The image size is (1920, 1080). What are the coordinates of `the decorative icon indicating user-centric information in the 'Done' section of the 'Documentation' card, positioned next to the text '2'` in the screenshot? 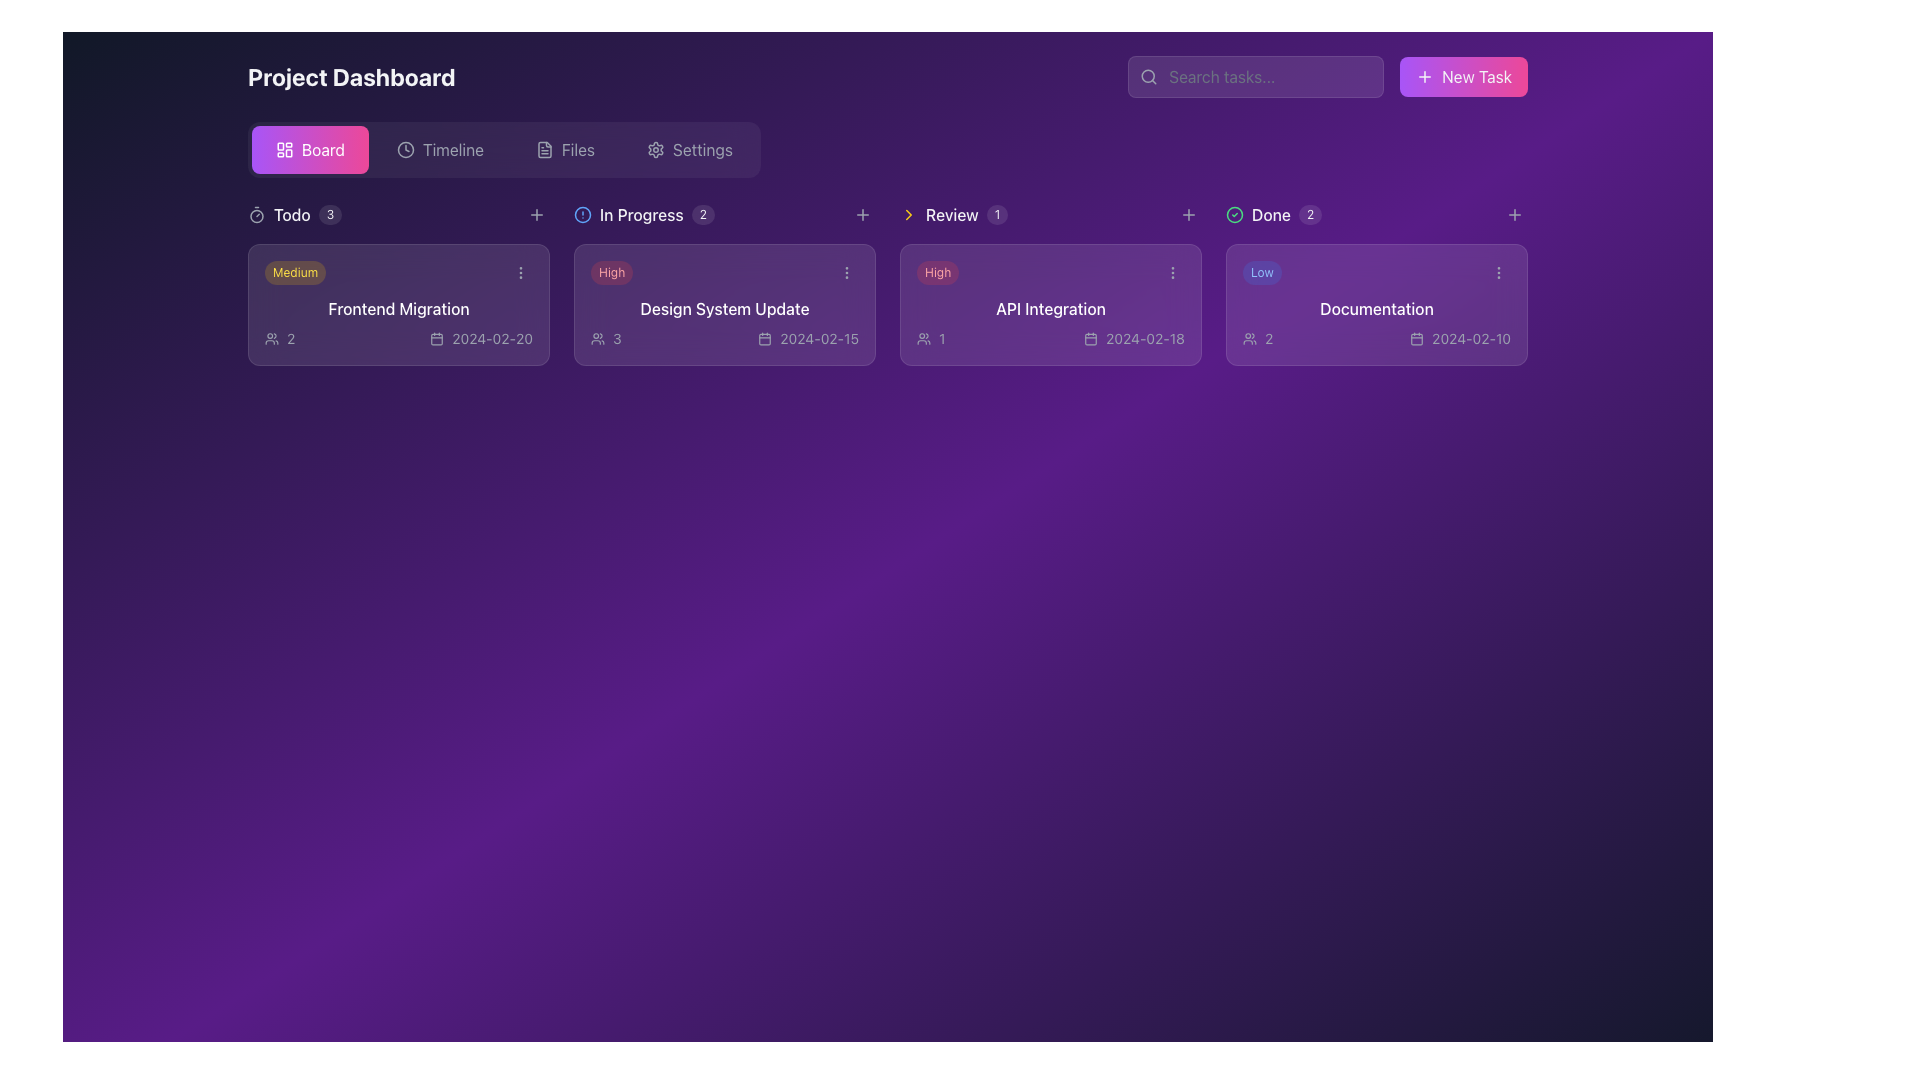 It's located at (1248, 338).